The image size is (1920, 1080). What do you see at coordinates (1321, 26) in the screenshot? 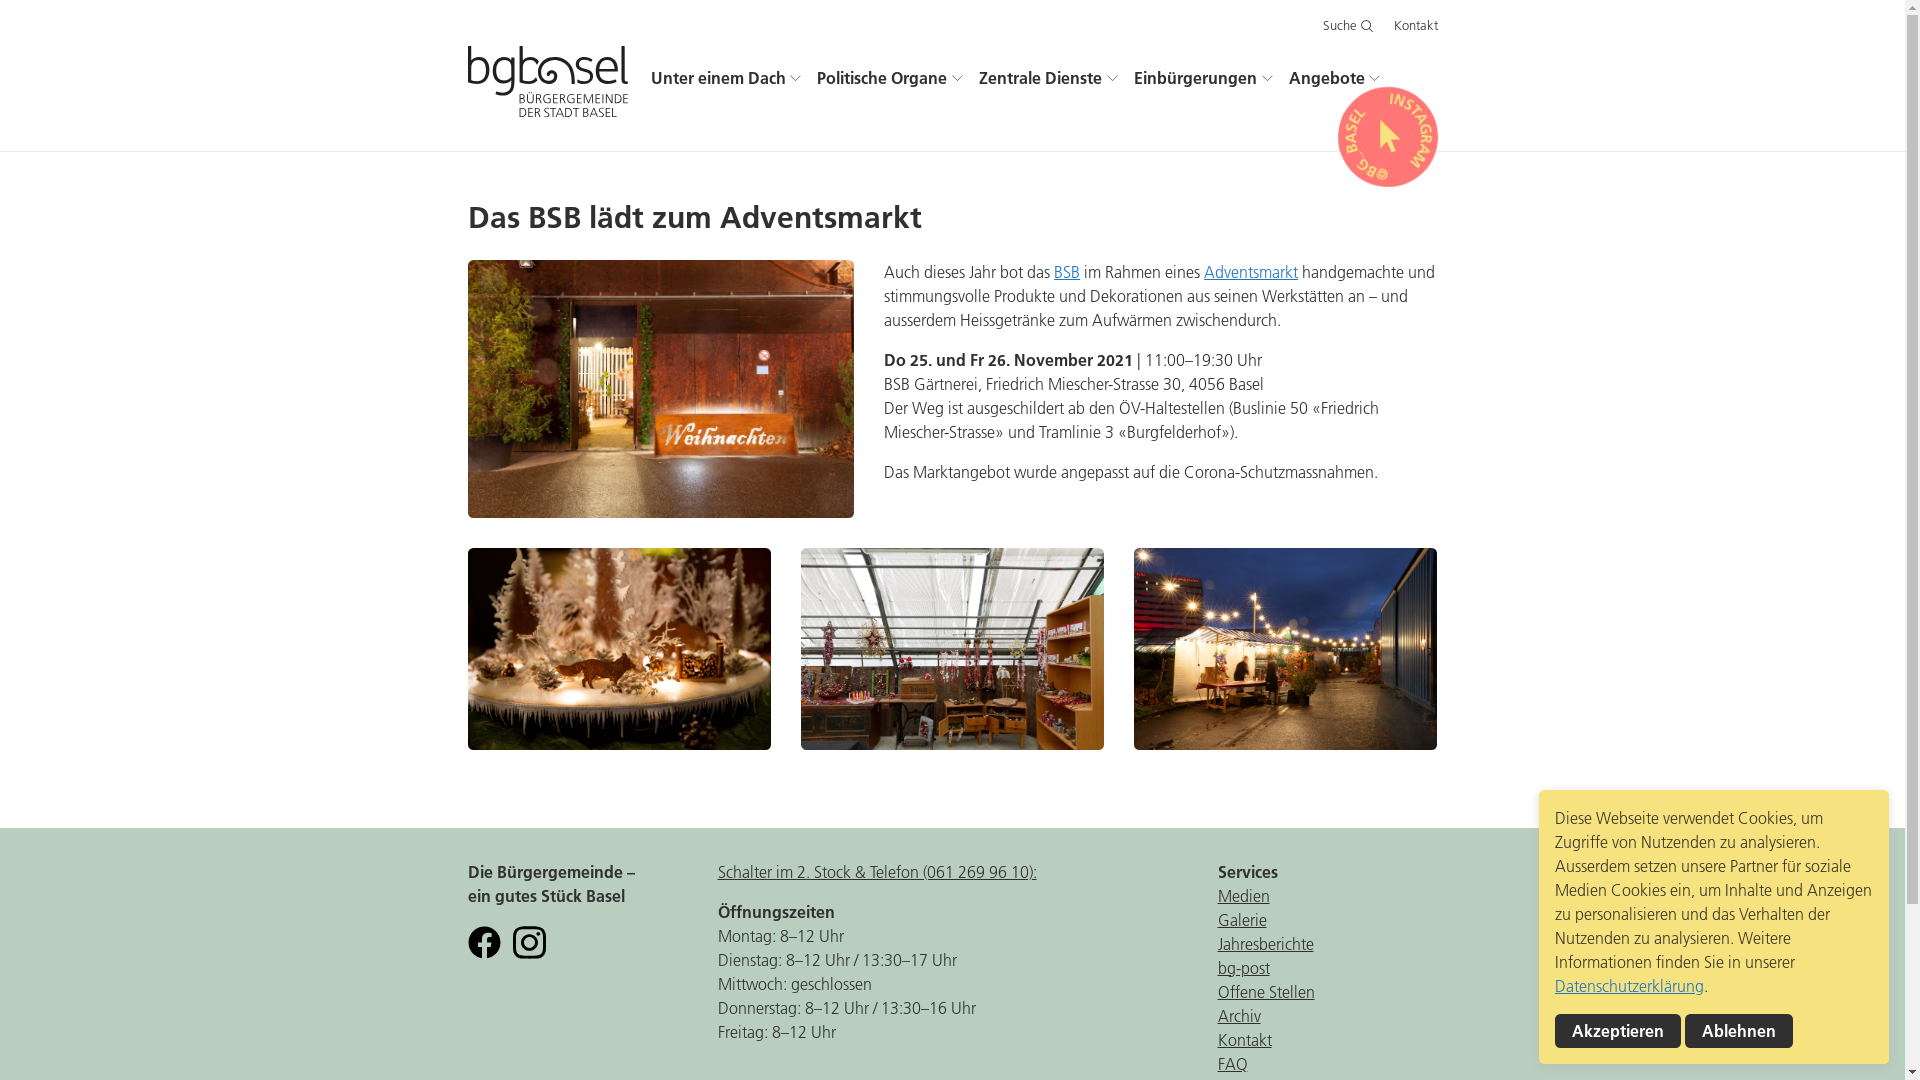
I see `'Suche'` at bounding box center [1321, 26].